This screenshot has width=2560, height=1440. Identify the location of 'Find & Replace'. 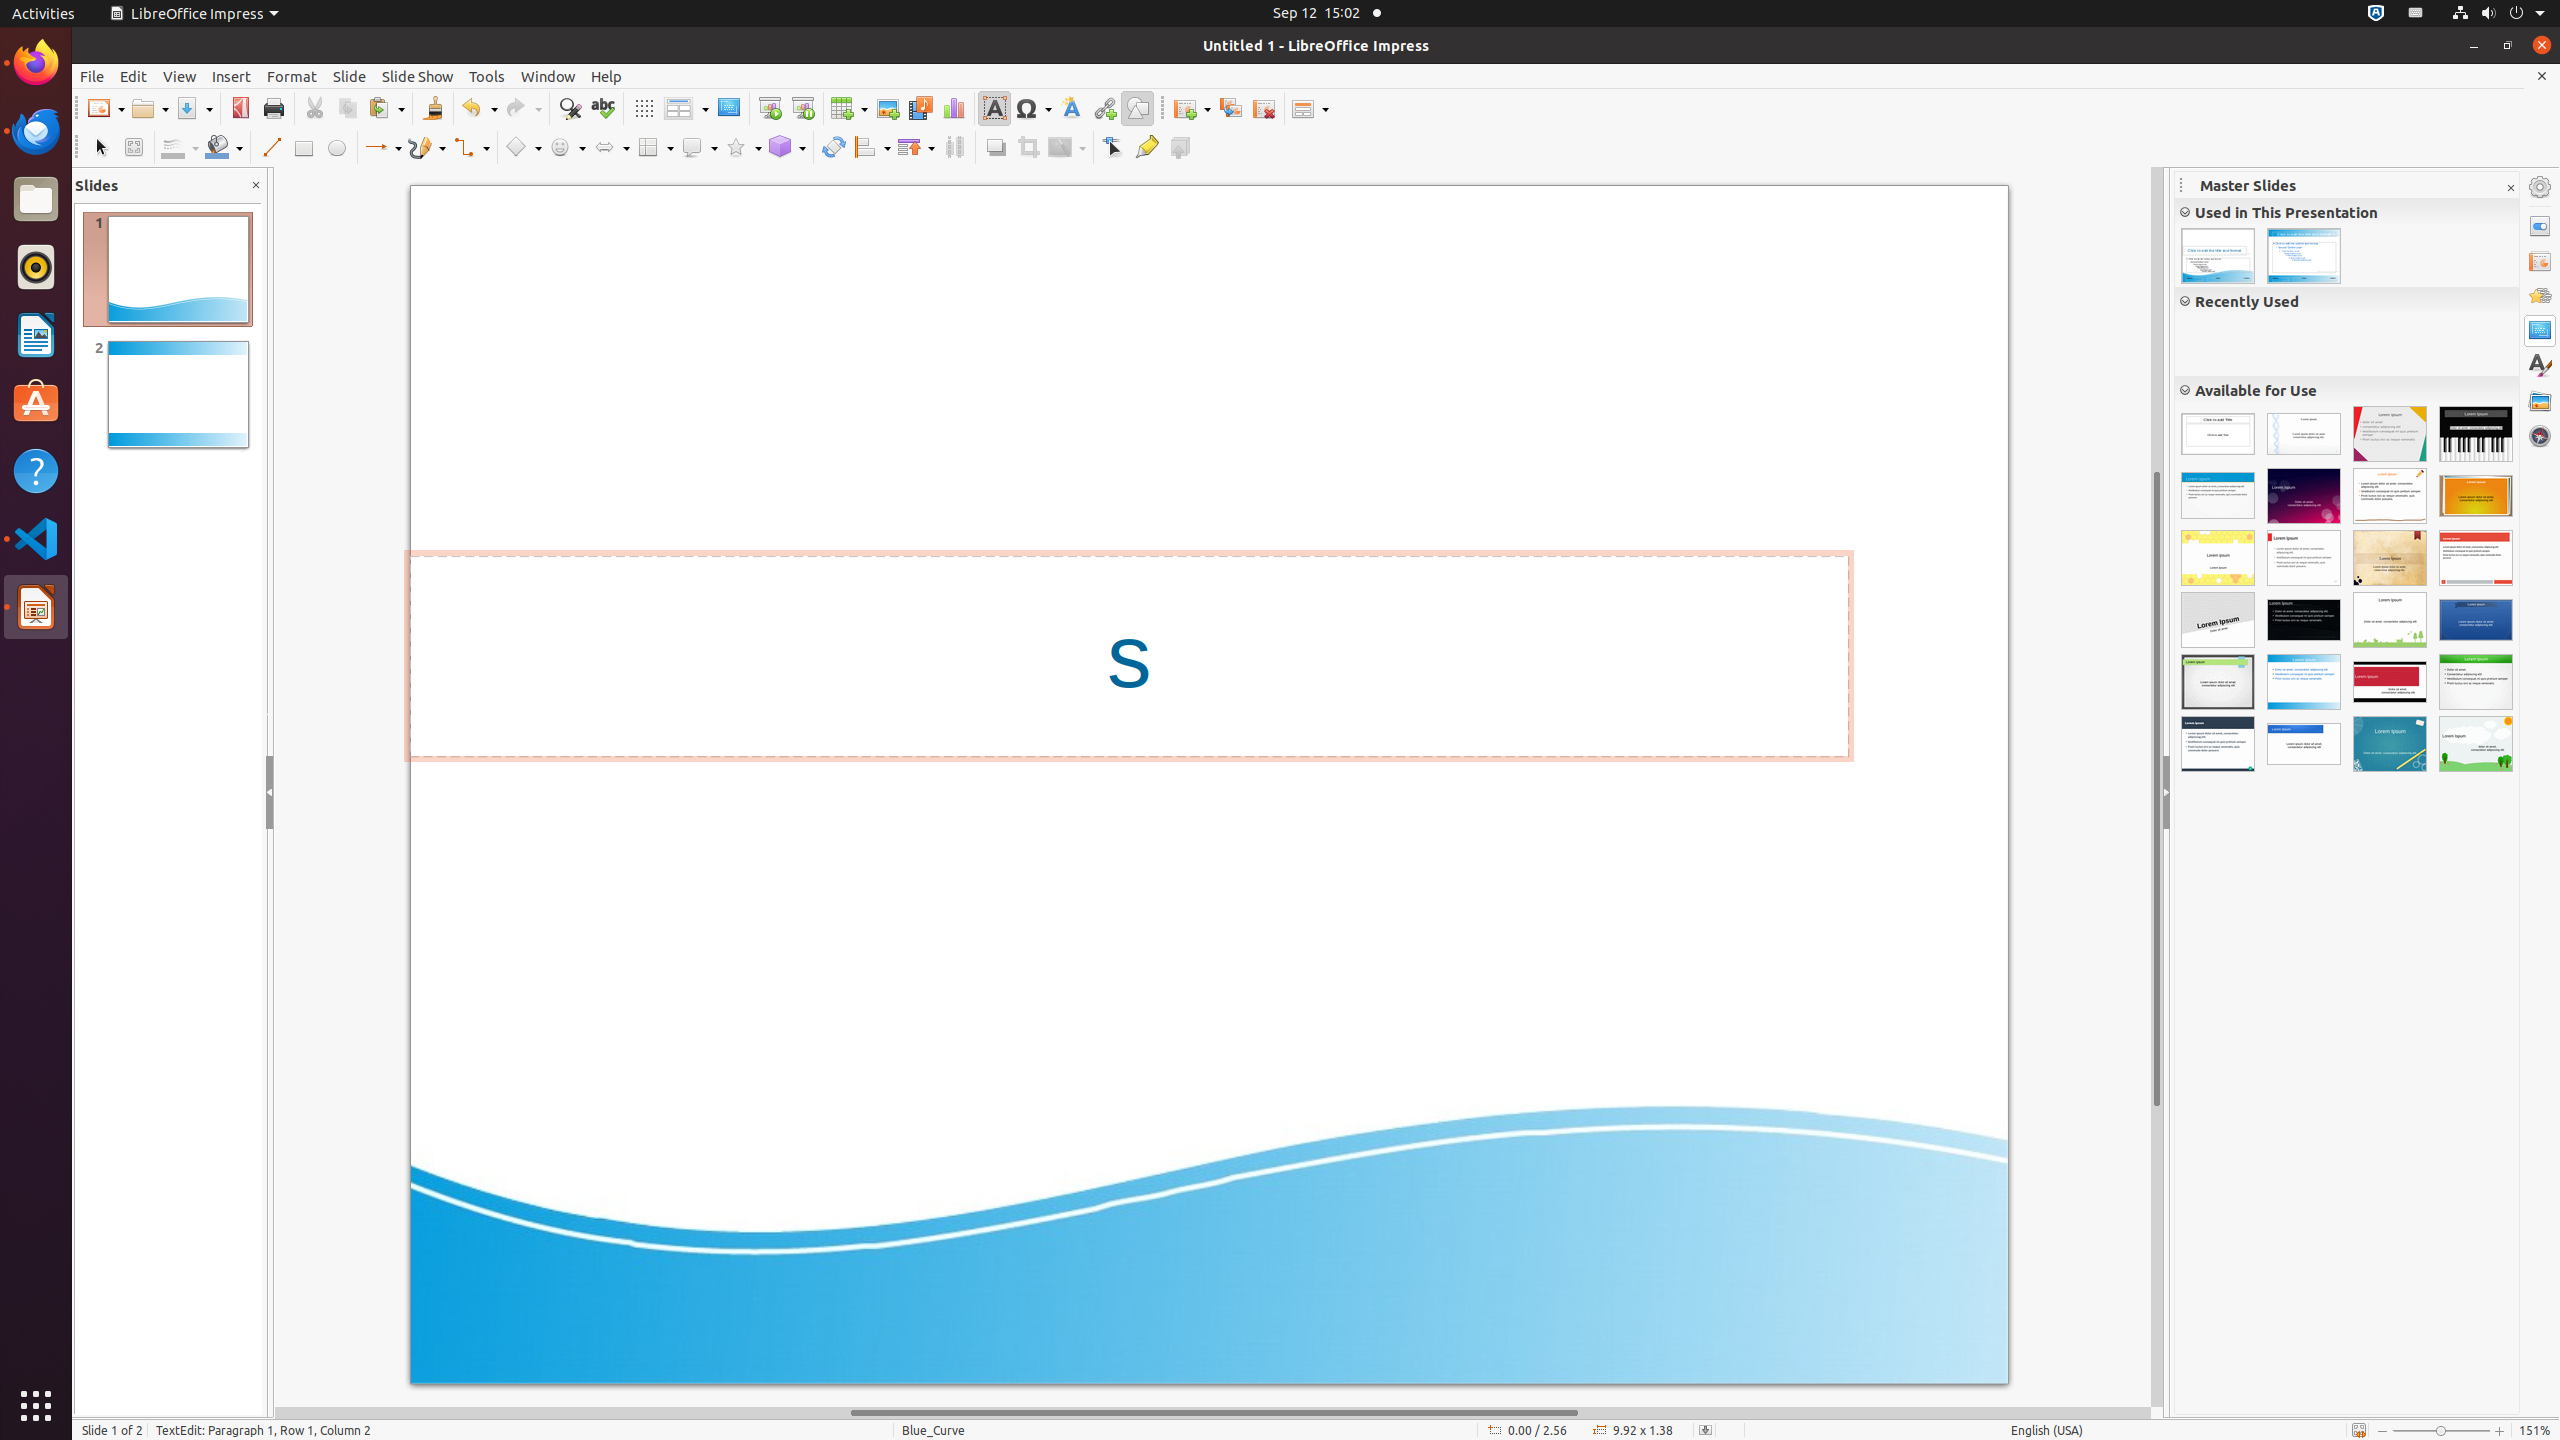
(568, 107).